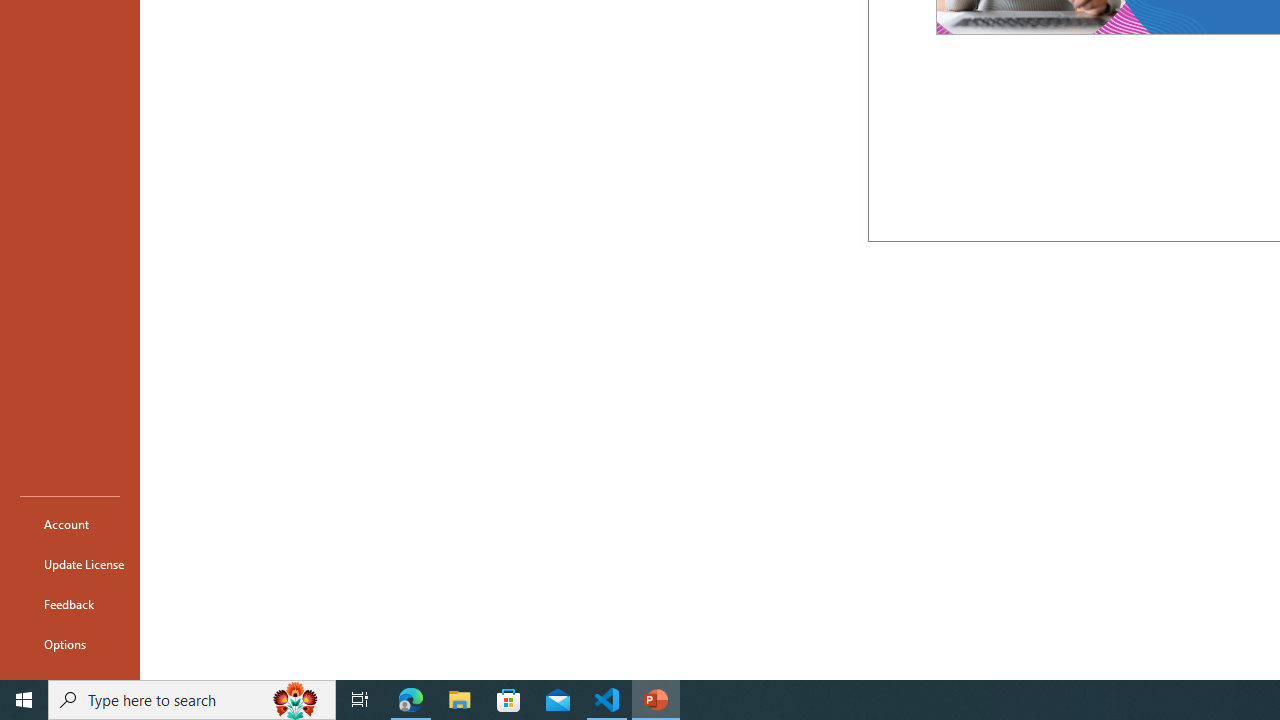  Describe the element at coordinates (69, 564) in the screenshot. I see `'Update License'` at that location.